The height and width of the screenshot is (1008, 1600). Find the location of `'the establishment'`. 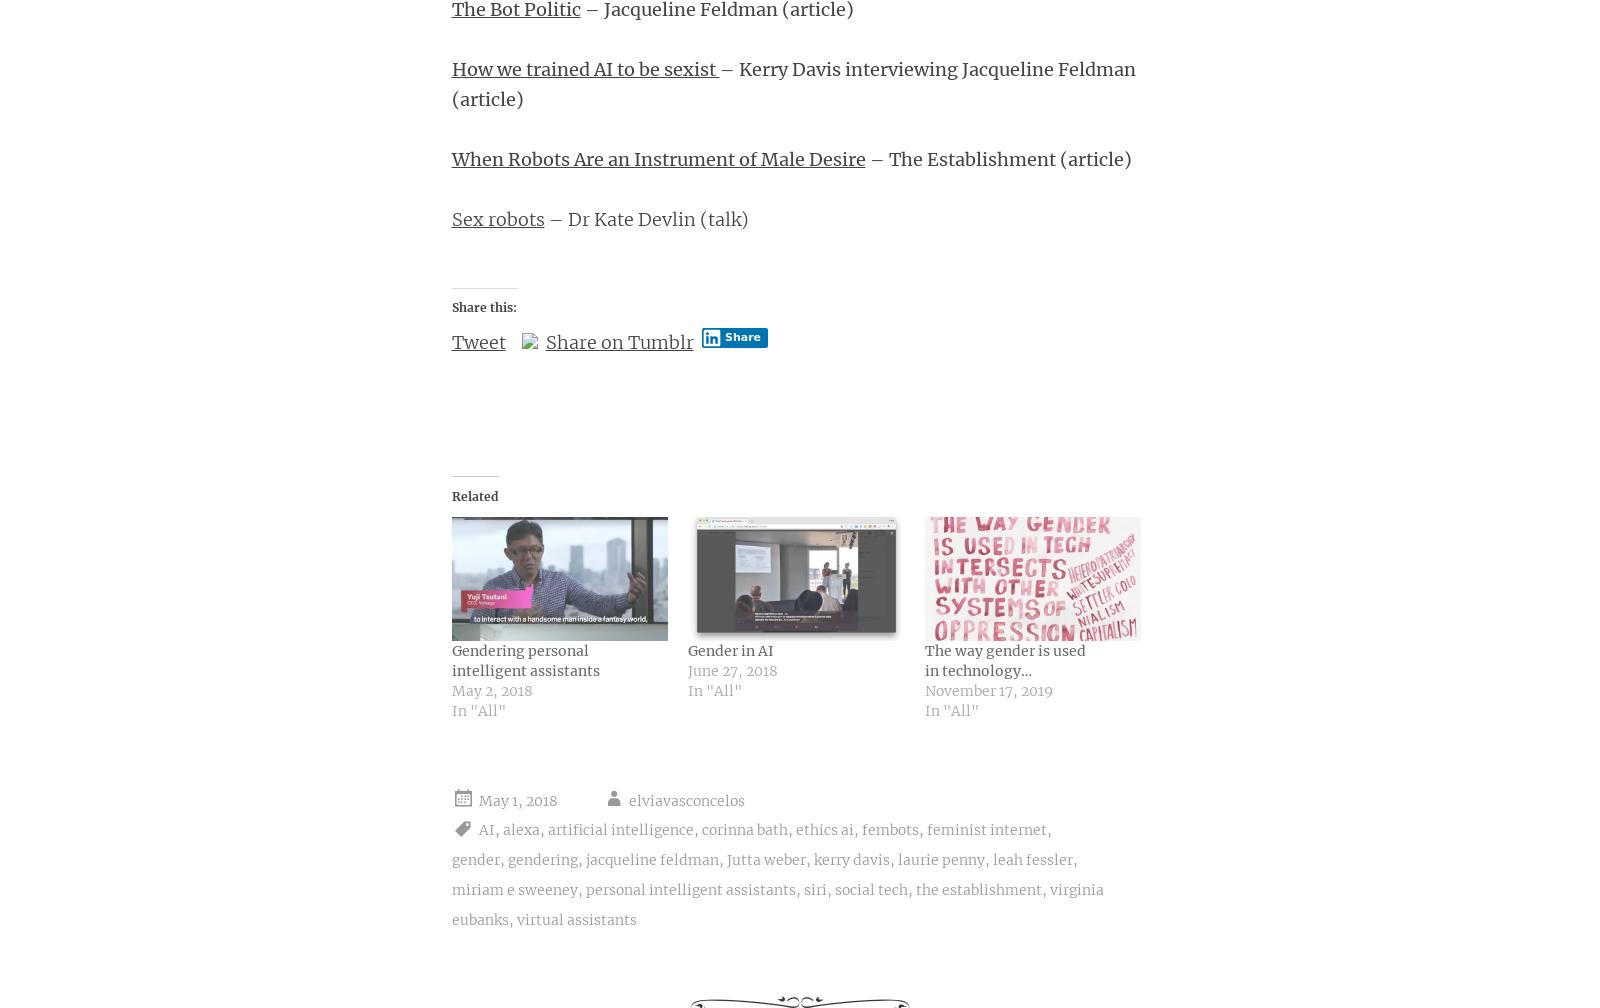

'the establishment' is located at coordinates (914, 888).